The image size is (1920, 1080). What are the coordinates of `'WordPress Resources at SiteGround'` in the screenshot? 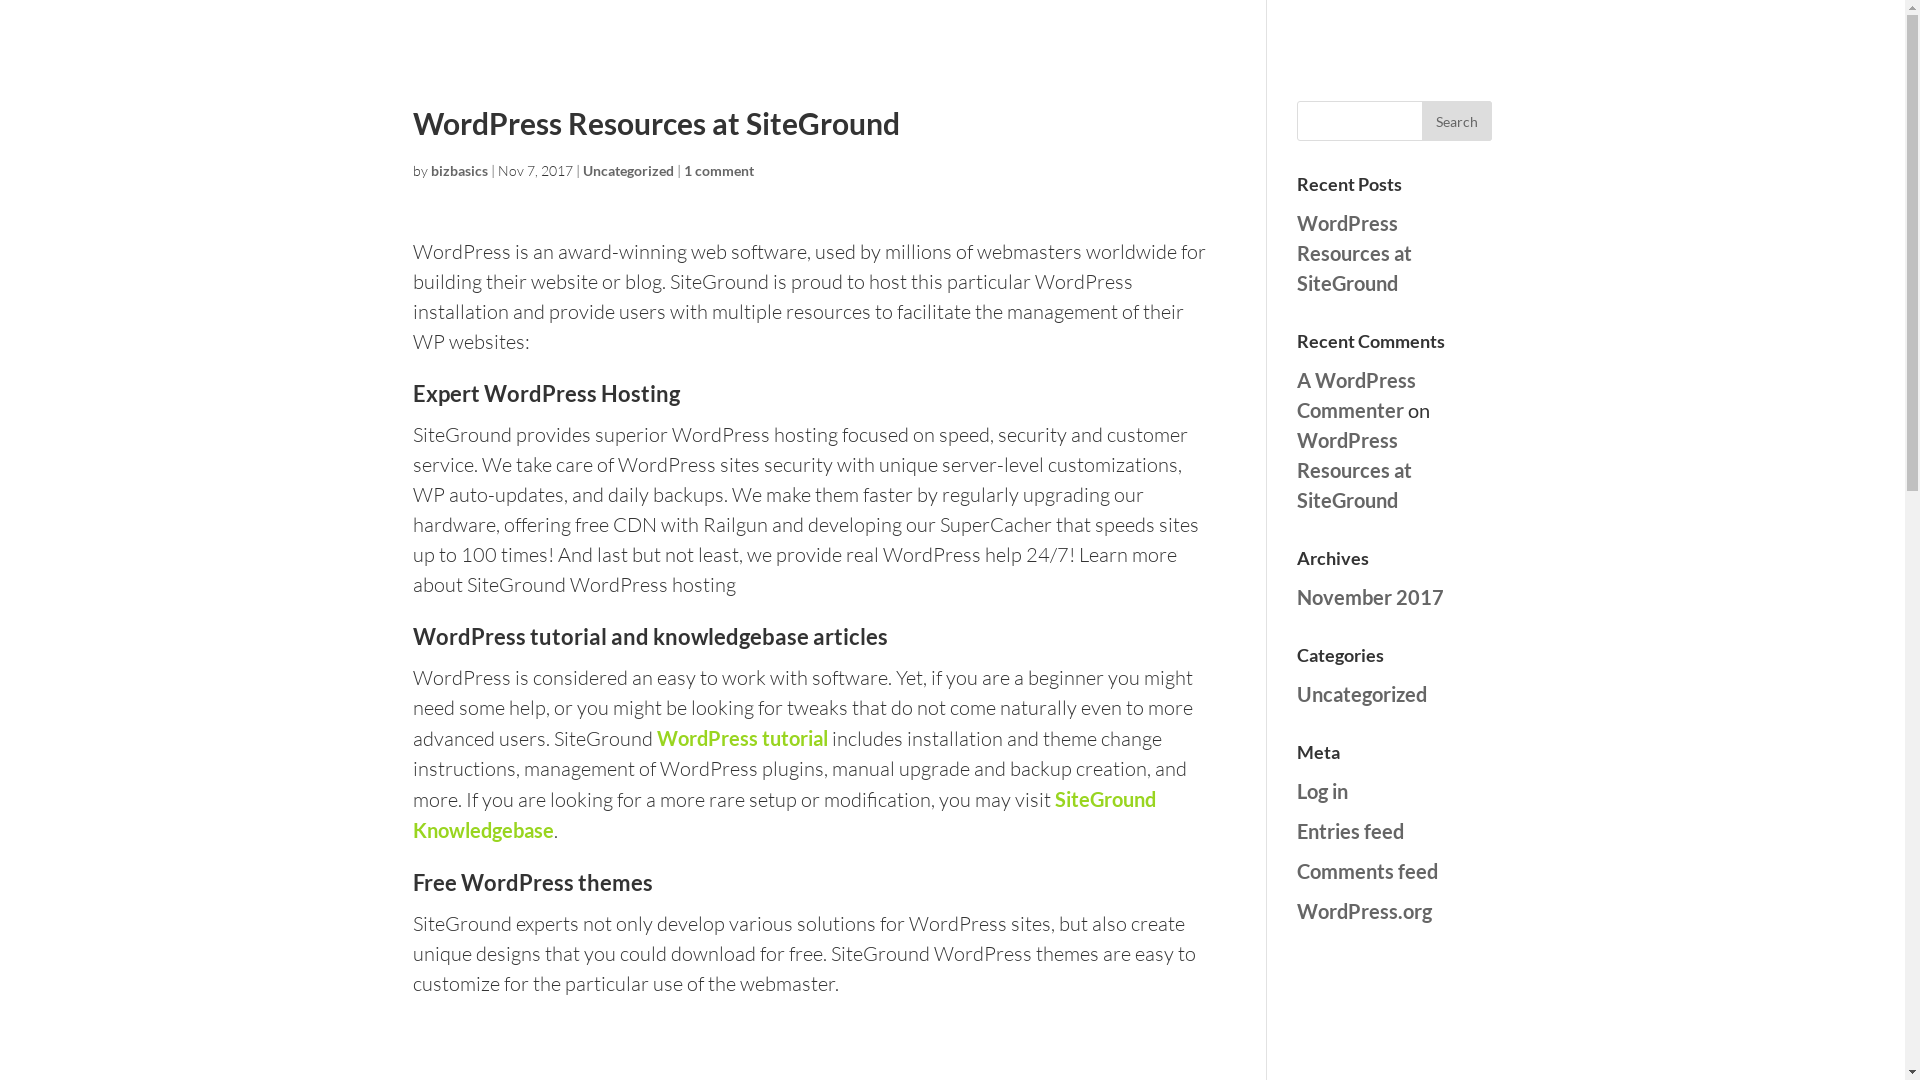 It's located at (1354, 470).